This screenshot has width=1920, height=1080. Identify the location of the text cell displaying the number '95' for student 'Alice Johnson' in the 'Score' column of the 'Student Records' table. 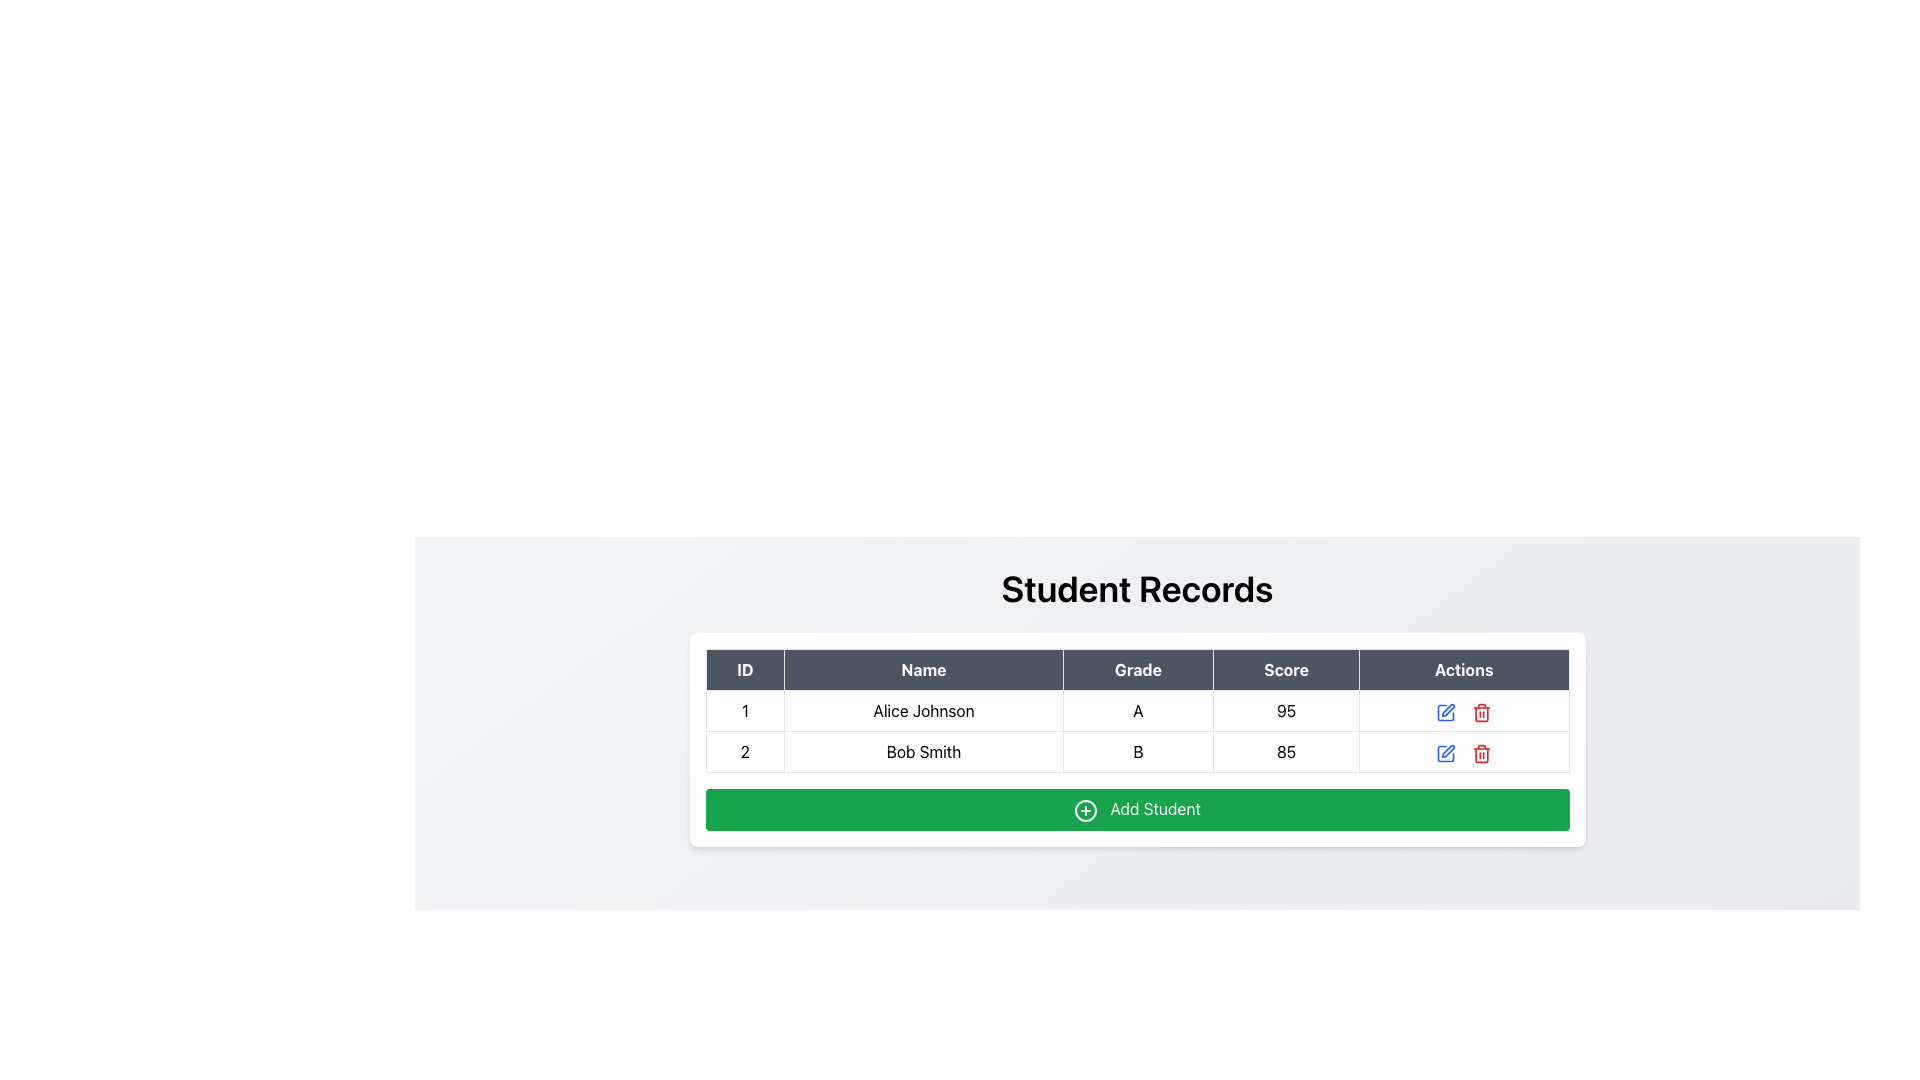
(1286, 709).